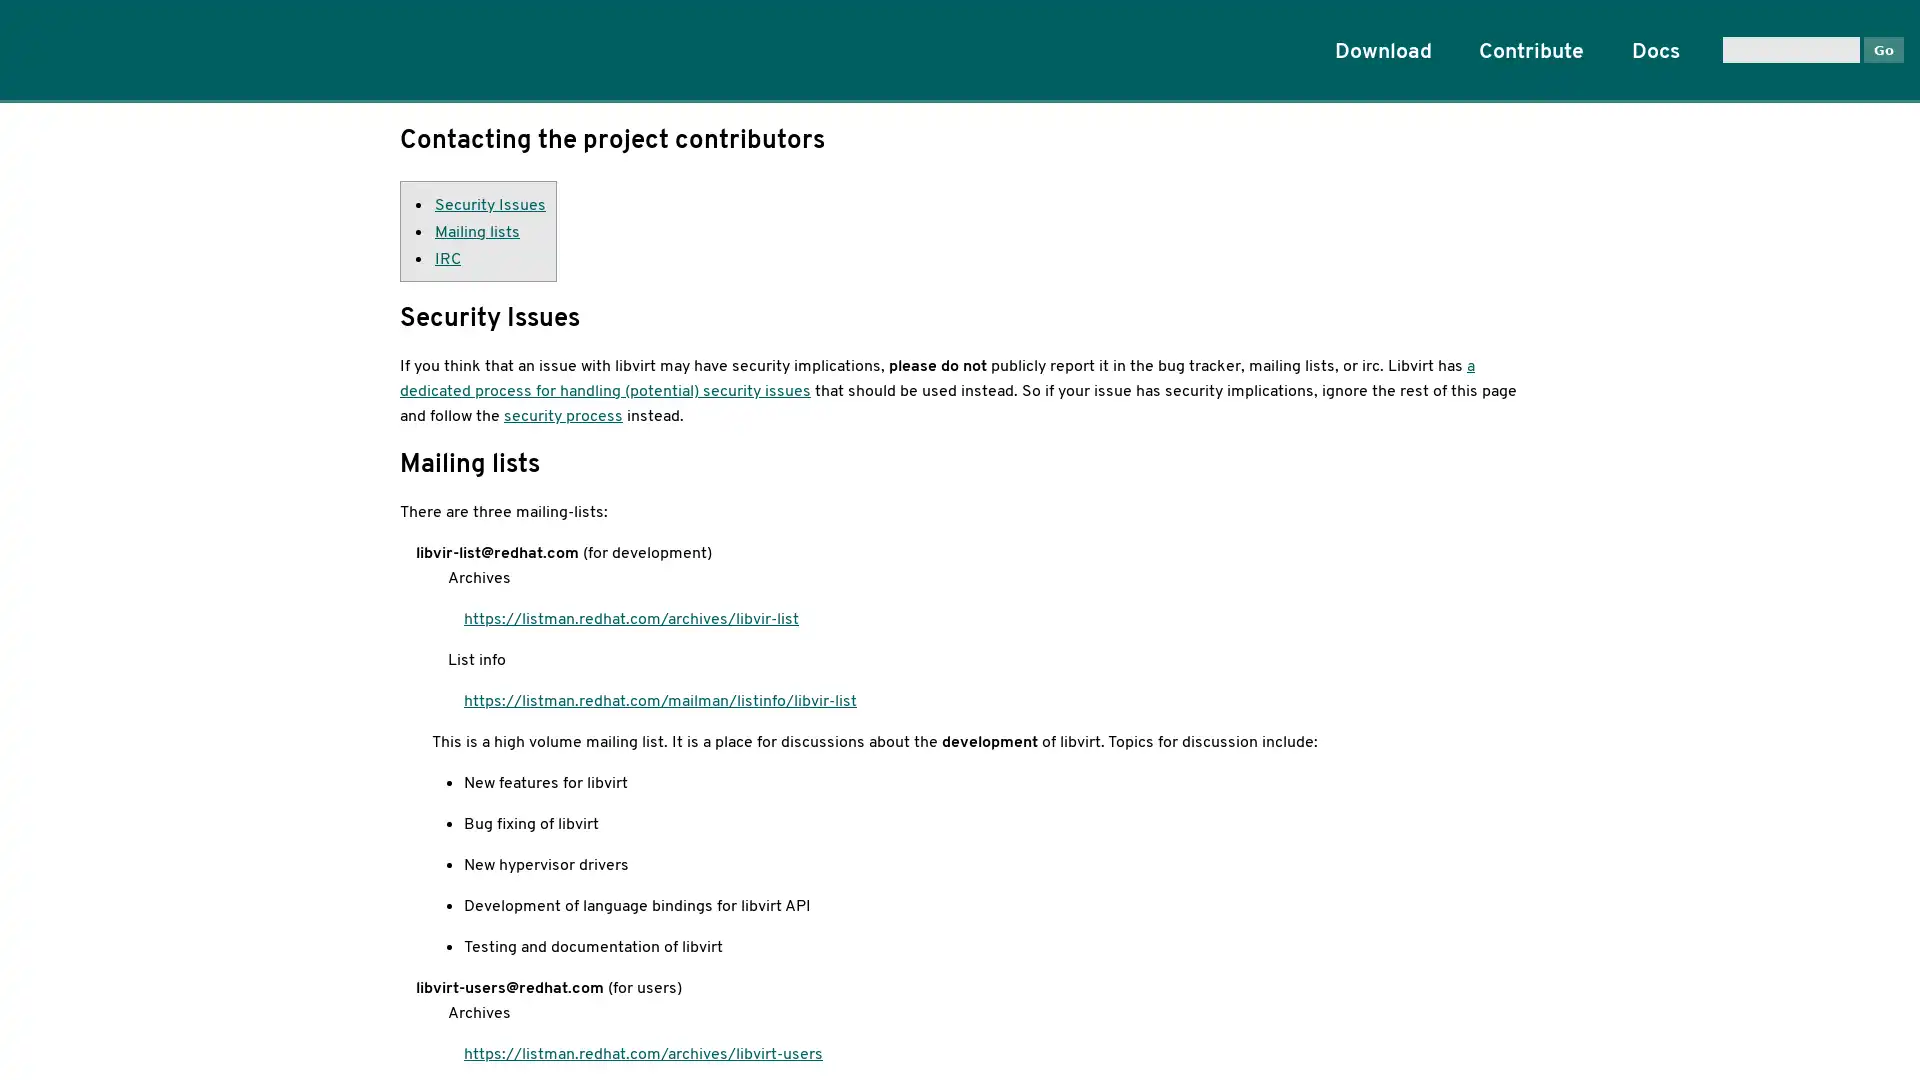  I want to click on Go, so click(1882, 48).